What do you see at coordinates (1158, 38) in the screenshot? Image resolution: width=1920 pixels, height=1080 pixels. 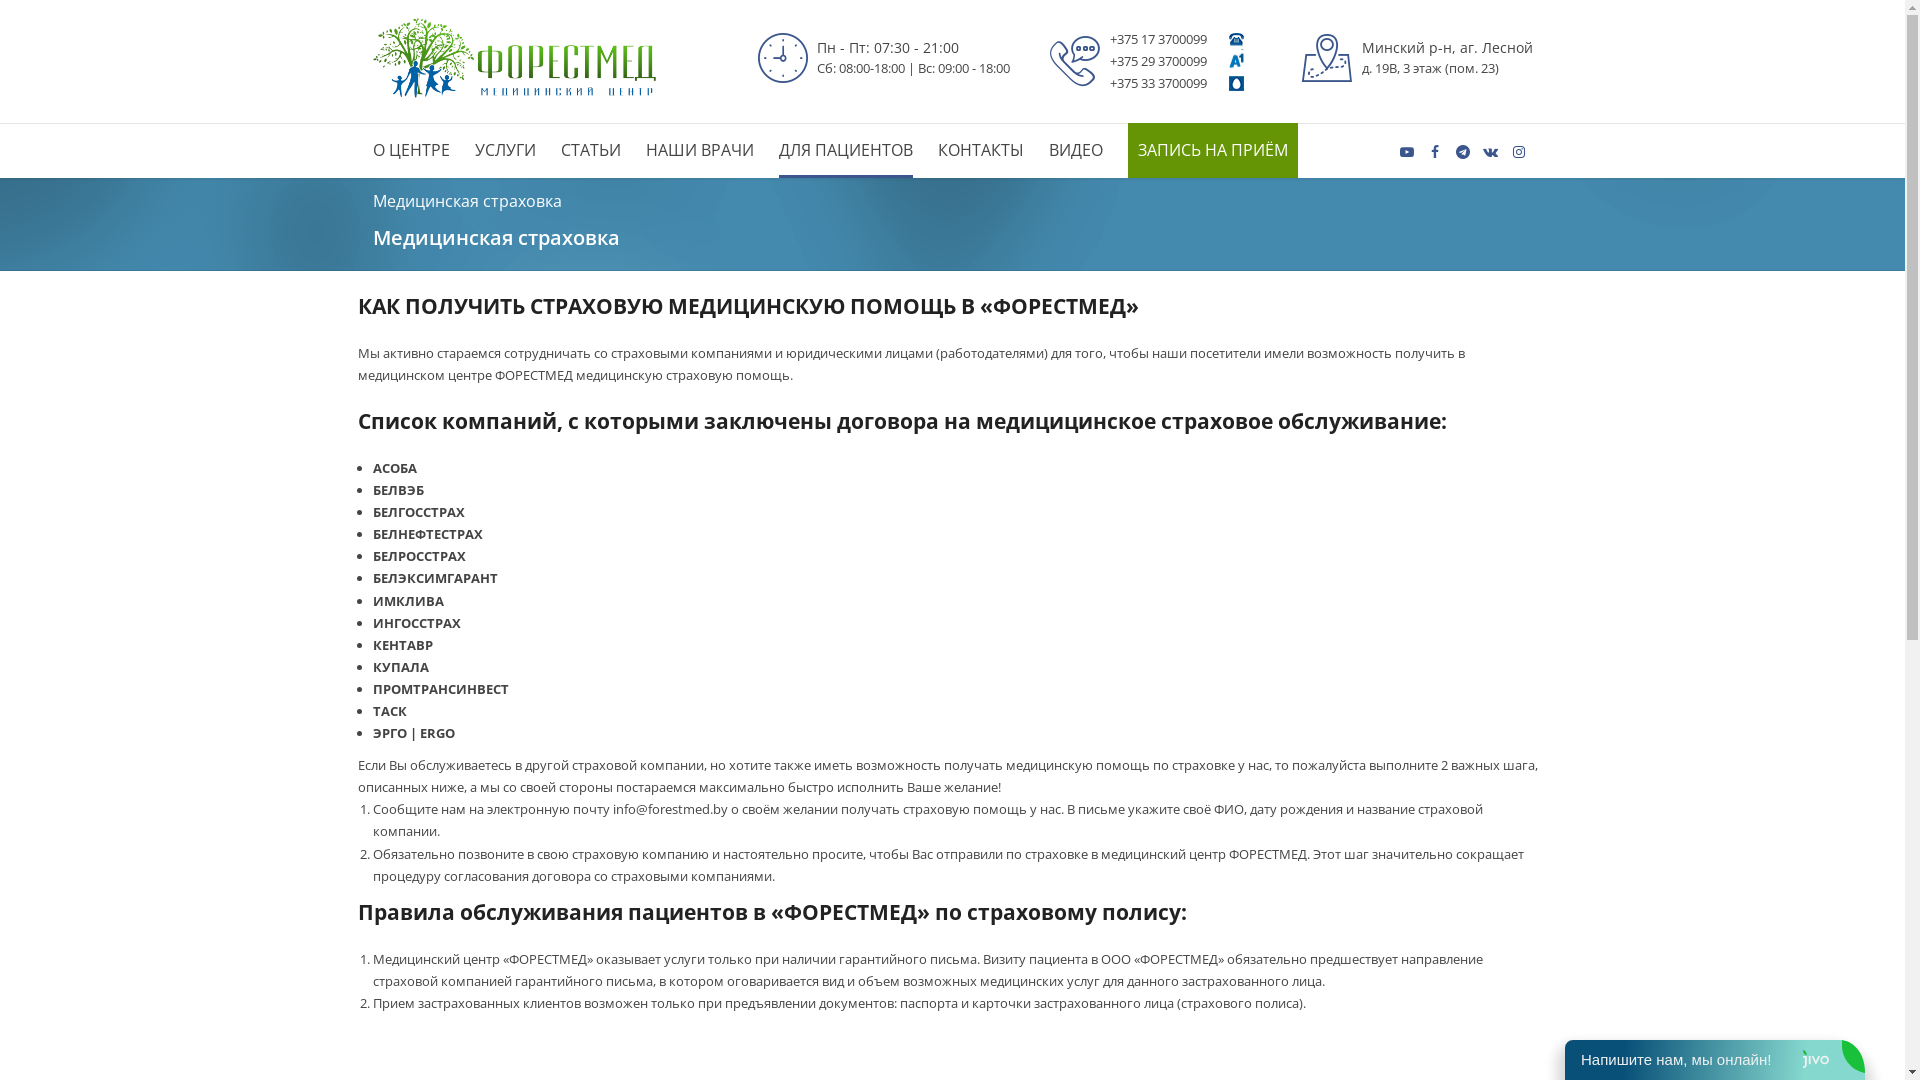 I see `'+375 17 3700099'` at bounding box center [1158, 38].